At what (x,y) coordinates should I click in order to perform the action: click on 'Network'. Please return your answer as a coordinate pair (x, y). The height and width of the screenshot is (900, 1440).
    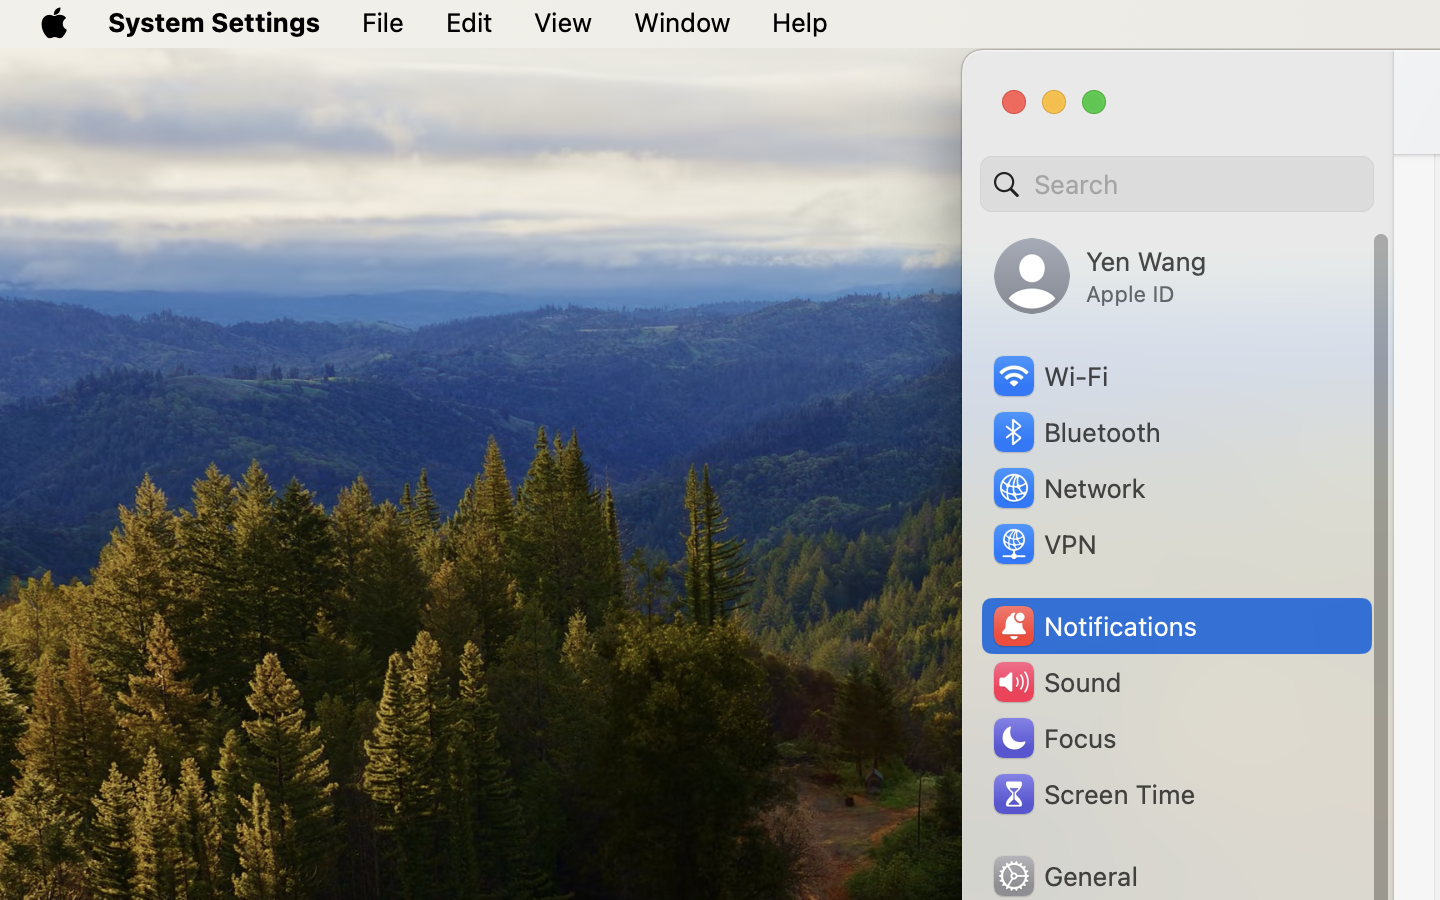
    Looking at the image, I should click on (1068, 486).